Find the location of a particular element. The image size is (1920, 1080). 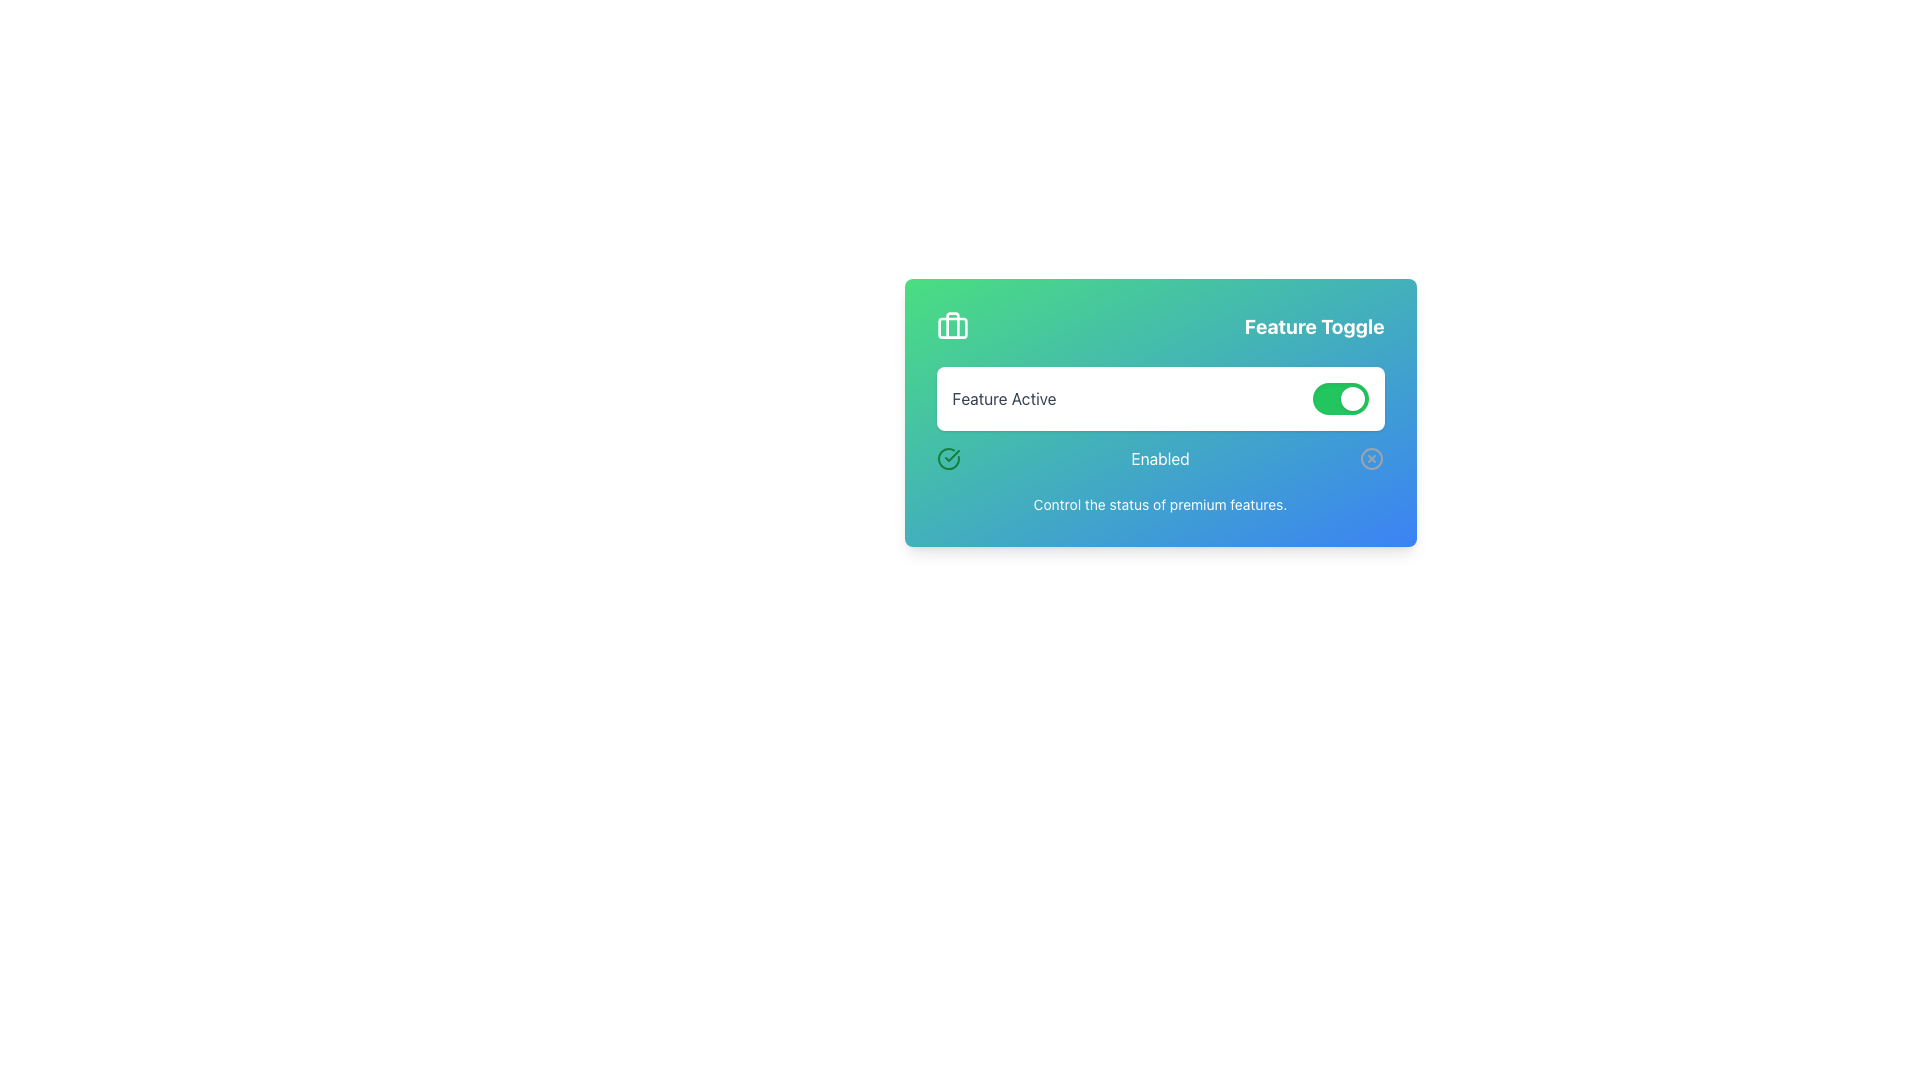

the static text label displaying 'Feature Toggle' in bold white font, located in the header section with a gradient green-blue background is located at coordinates (1314, 326).